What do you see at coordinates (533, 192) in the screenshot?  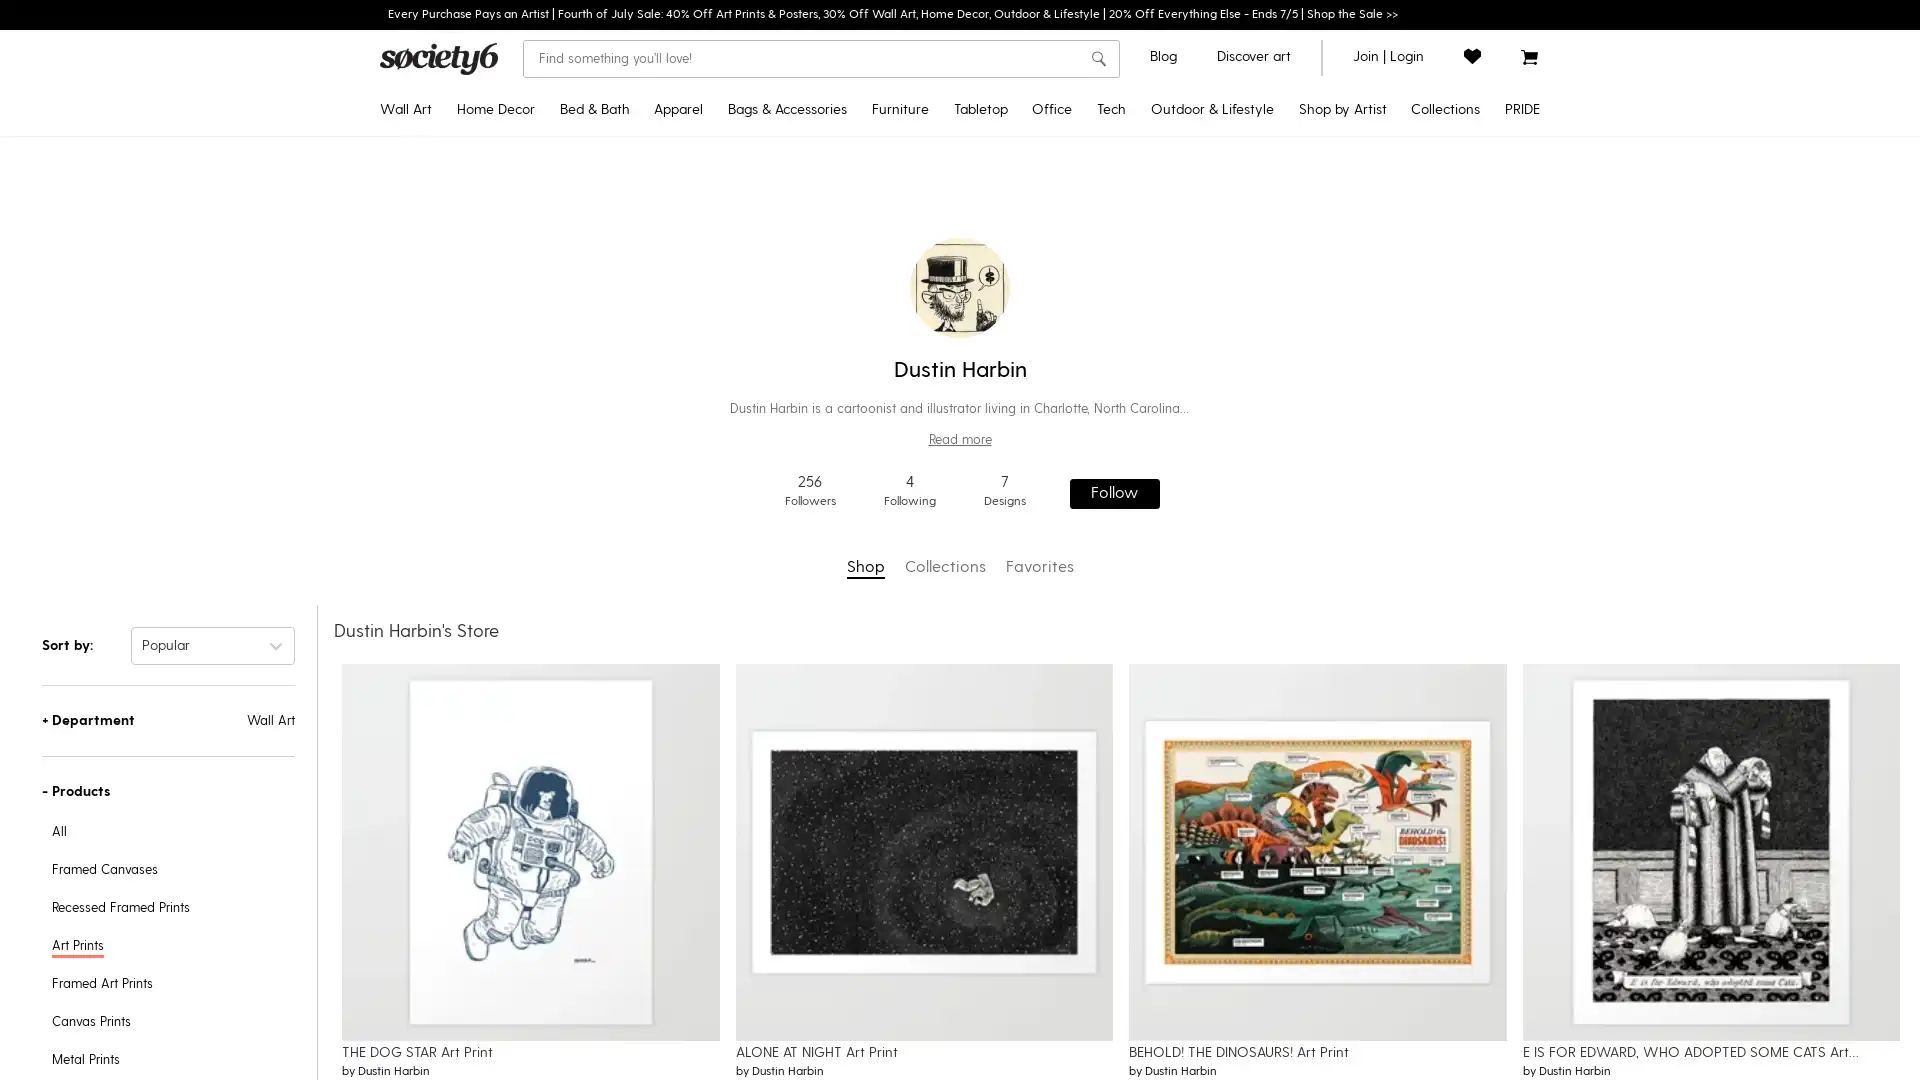 I see `Throw Pillows` at bounding box center [533, 192].